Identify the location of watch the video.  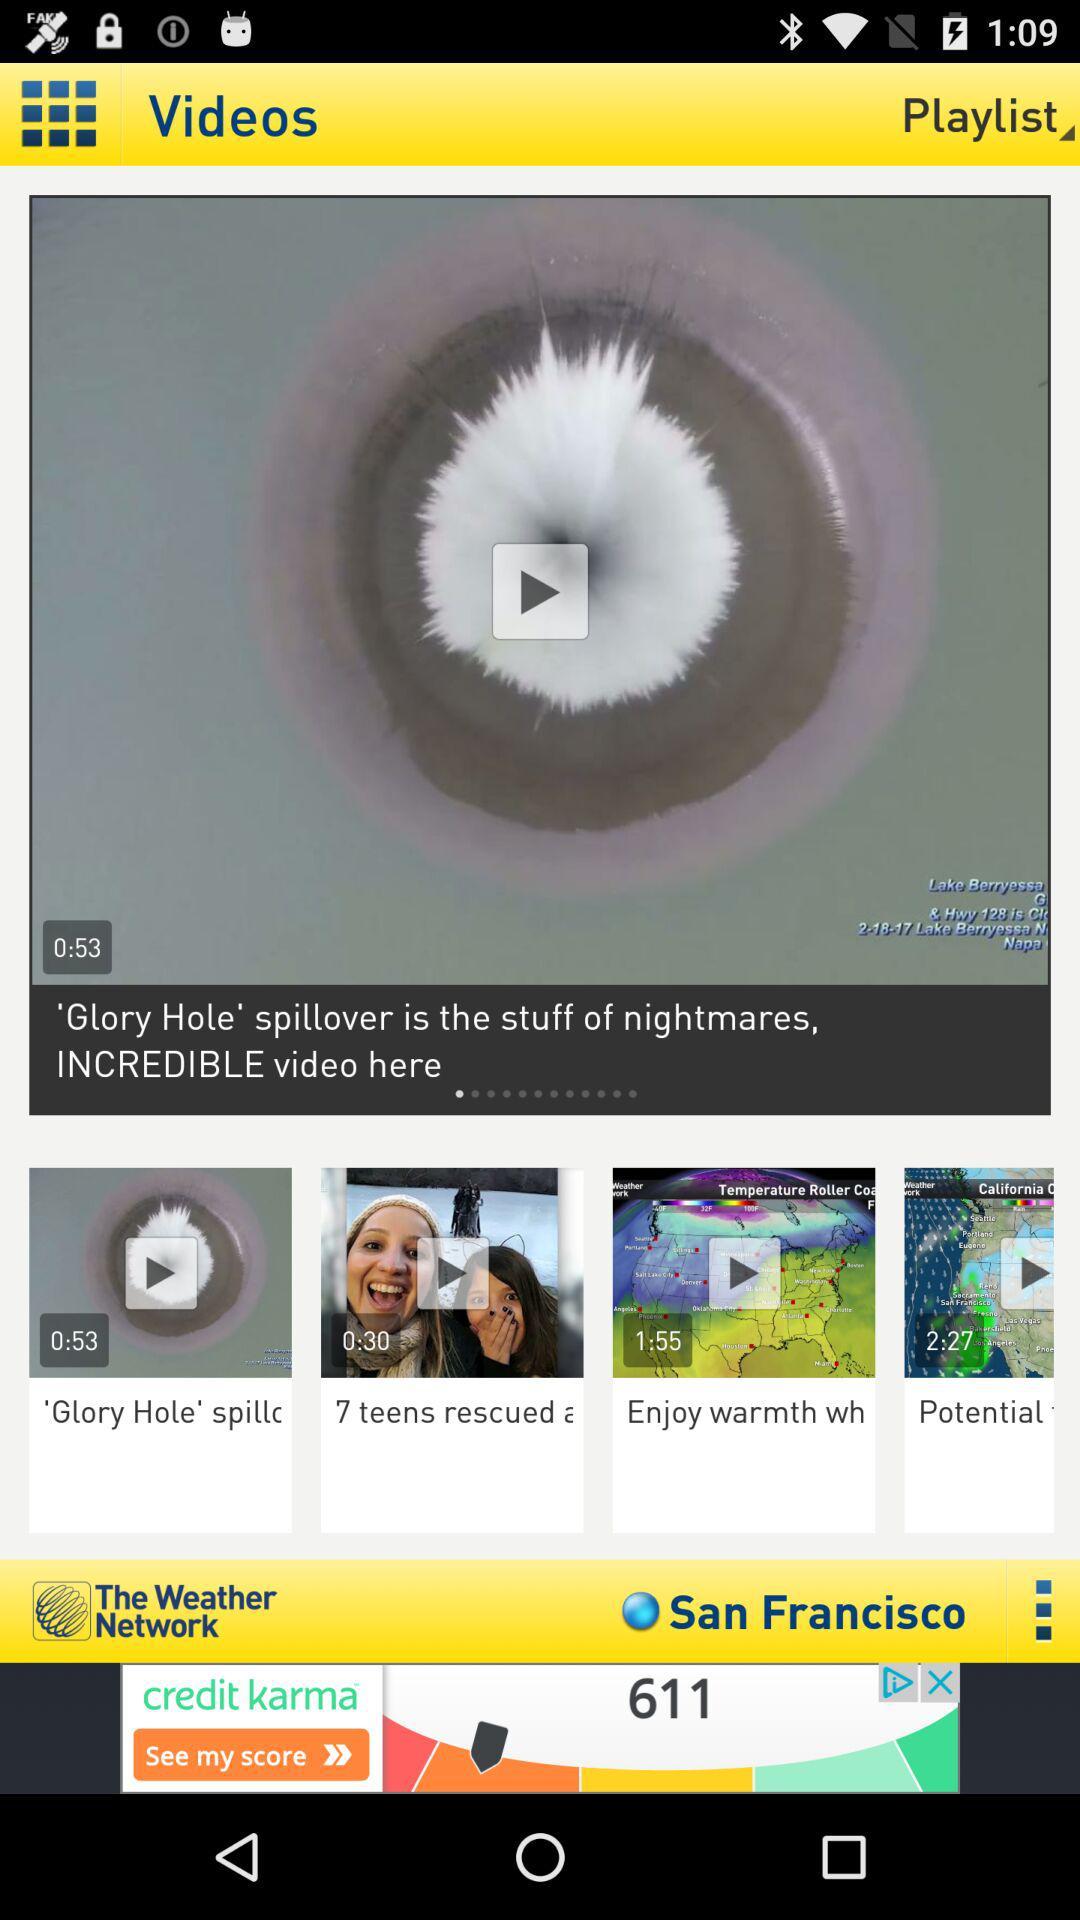
(744, 1271).